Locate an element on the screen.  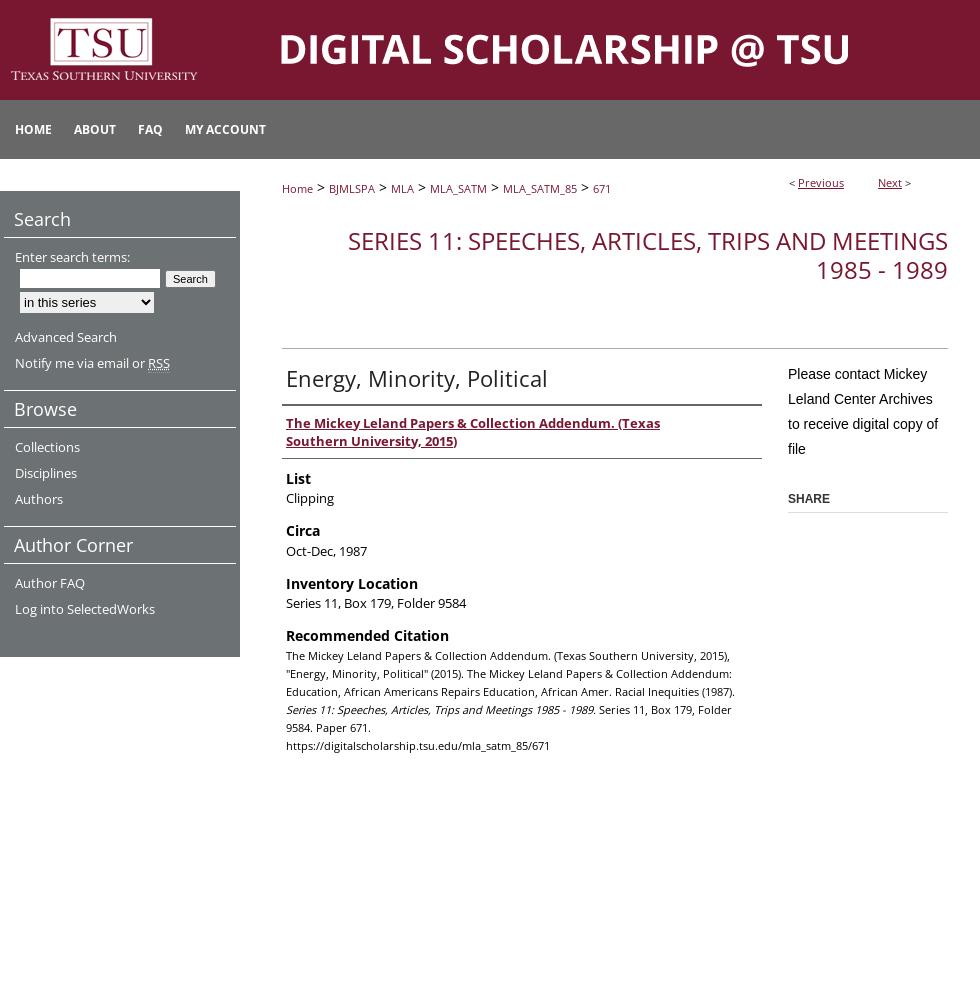
'Energy, Minority, Political' is located at coordinates (416, 377).